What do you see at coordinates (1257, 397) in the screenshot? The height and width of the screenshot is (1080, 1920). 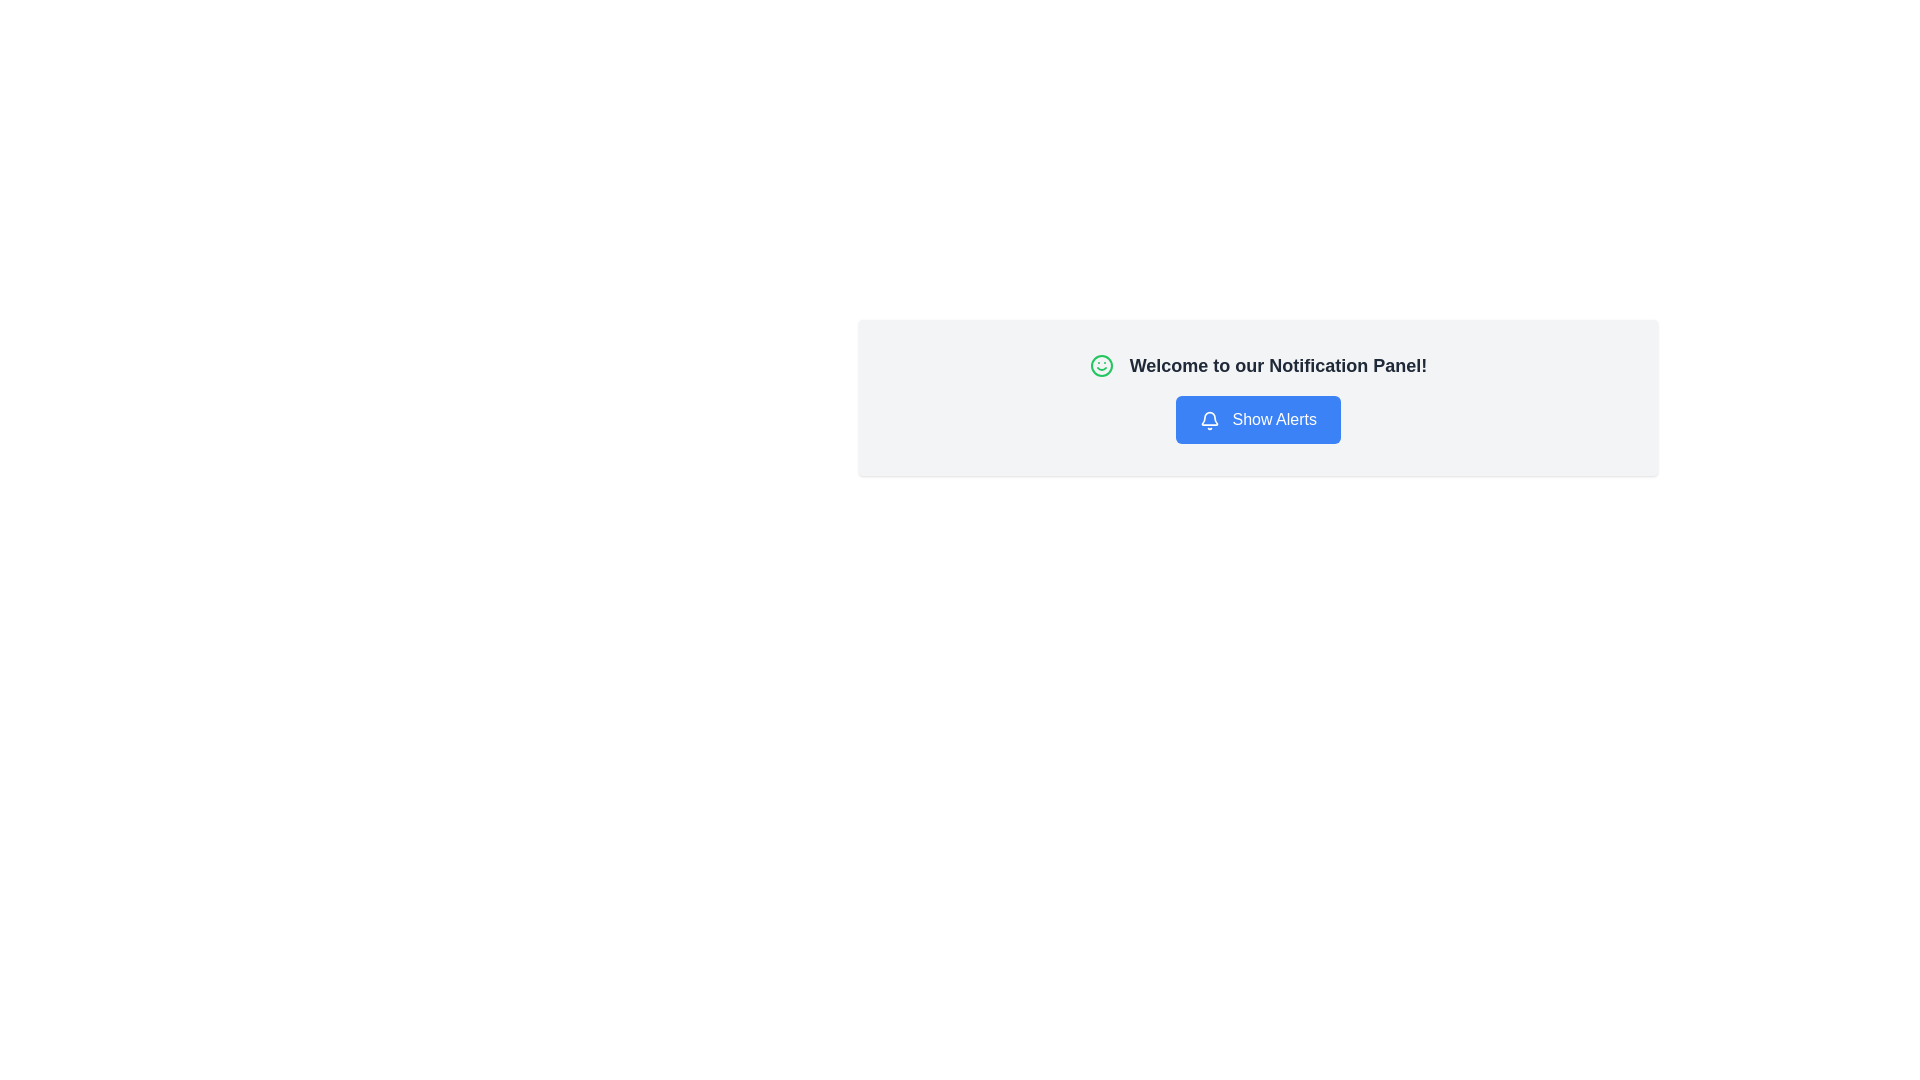 I see `the blue 'Show Alerts' button with a white bell icon in the notification panel` at bounding box center [1257, 397].